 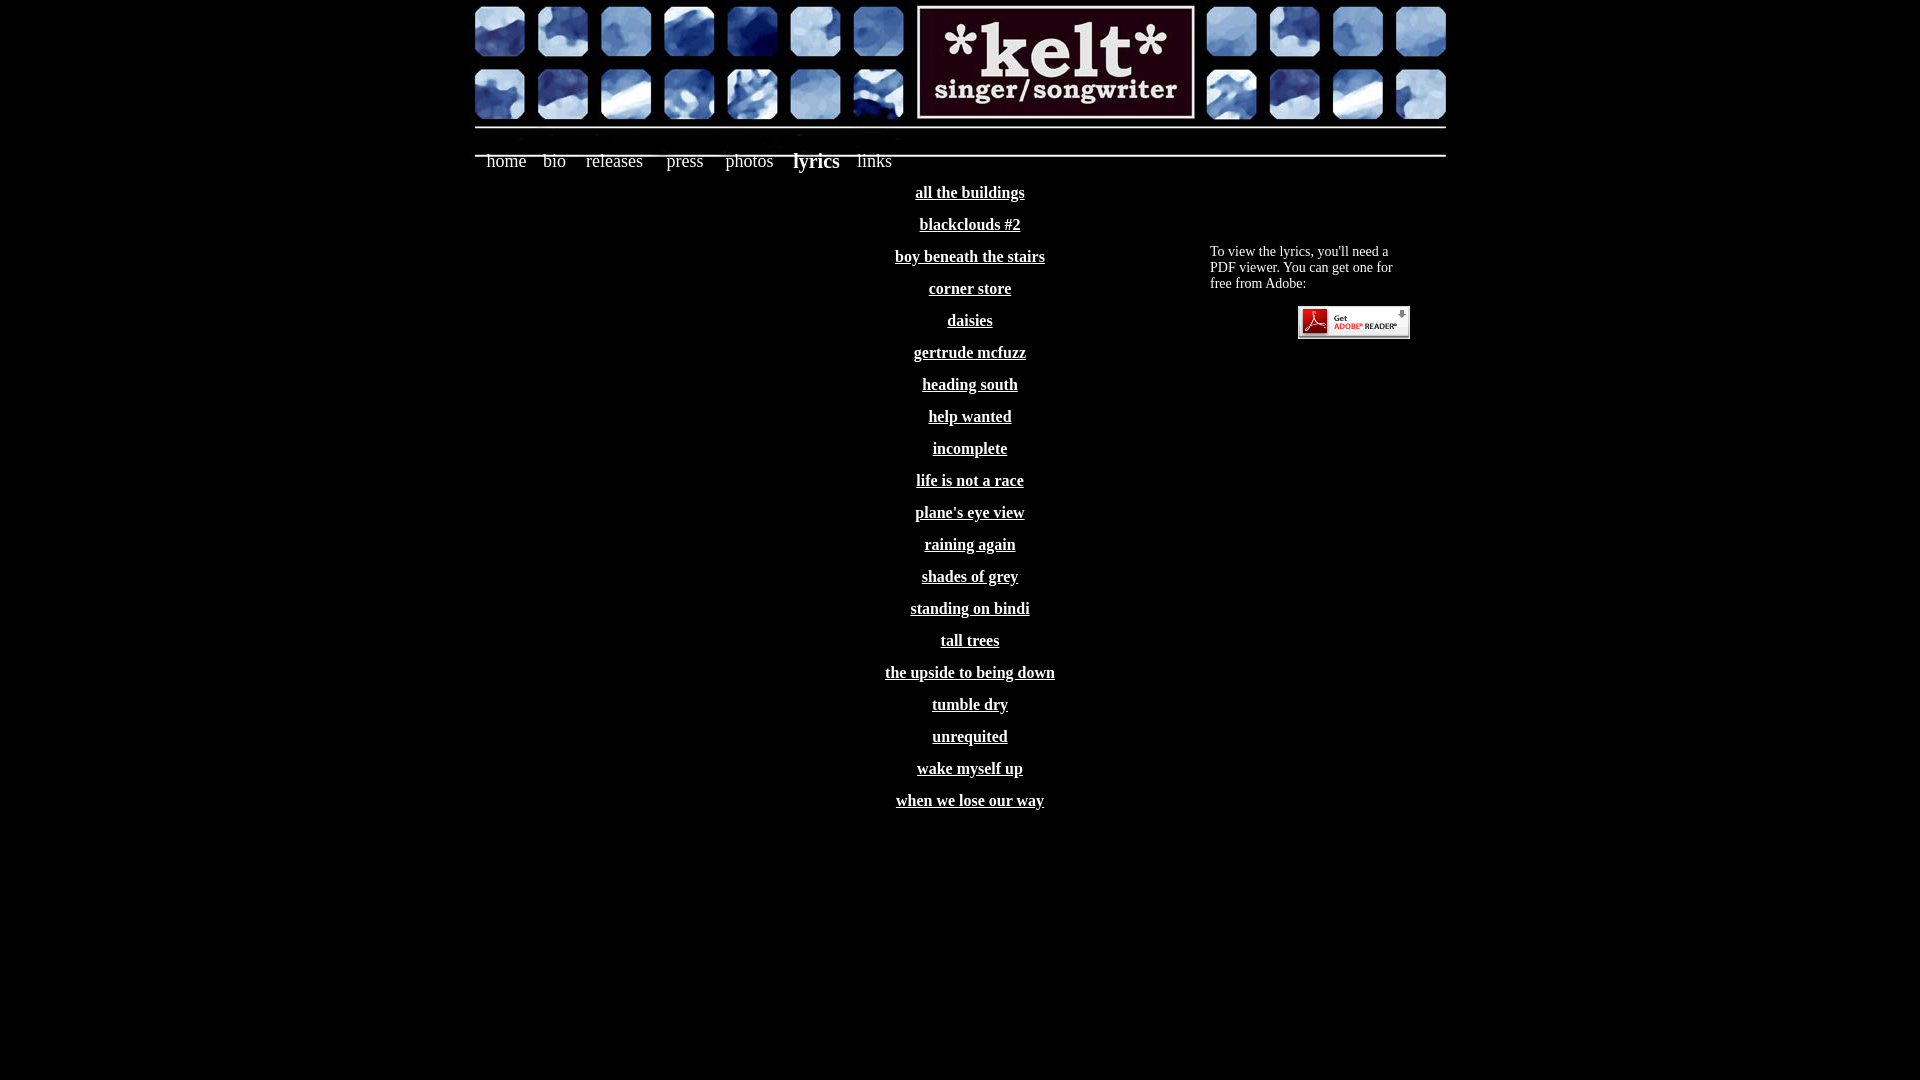 I want to click on 'bio', so click(x=554, y=160).